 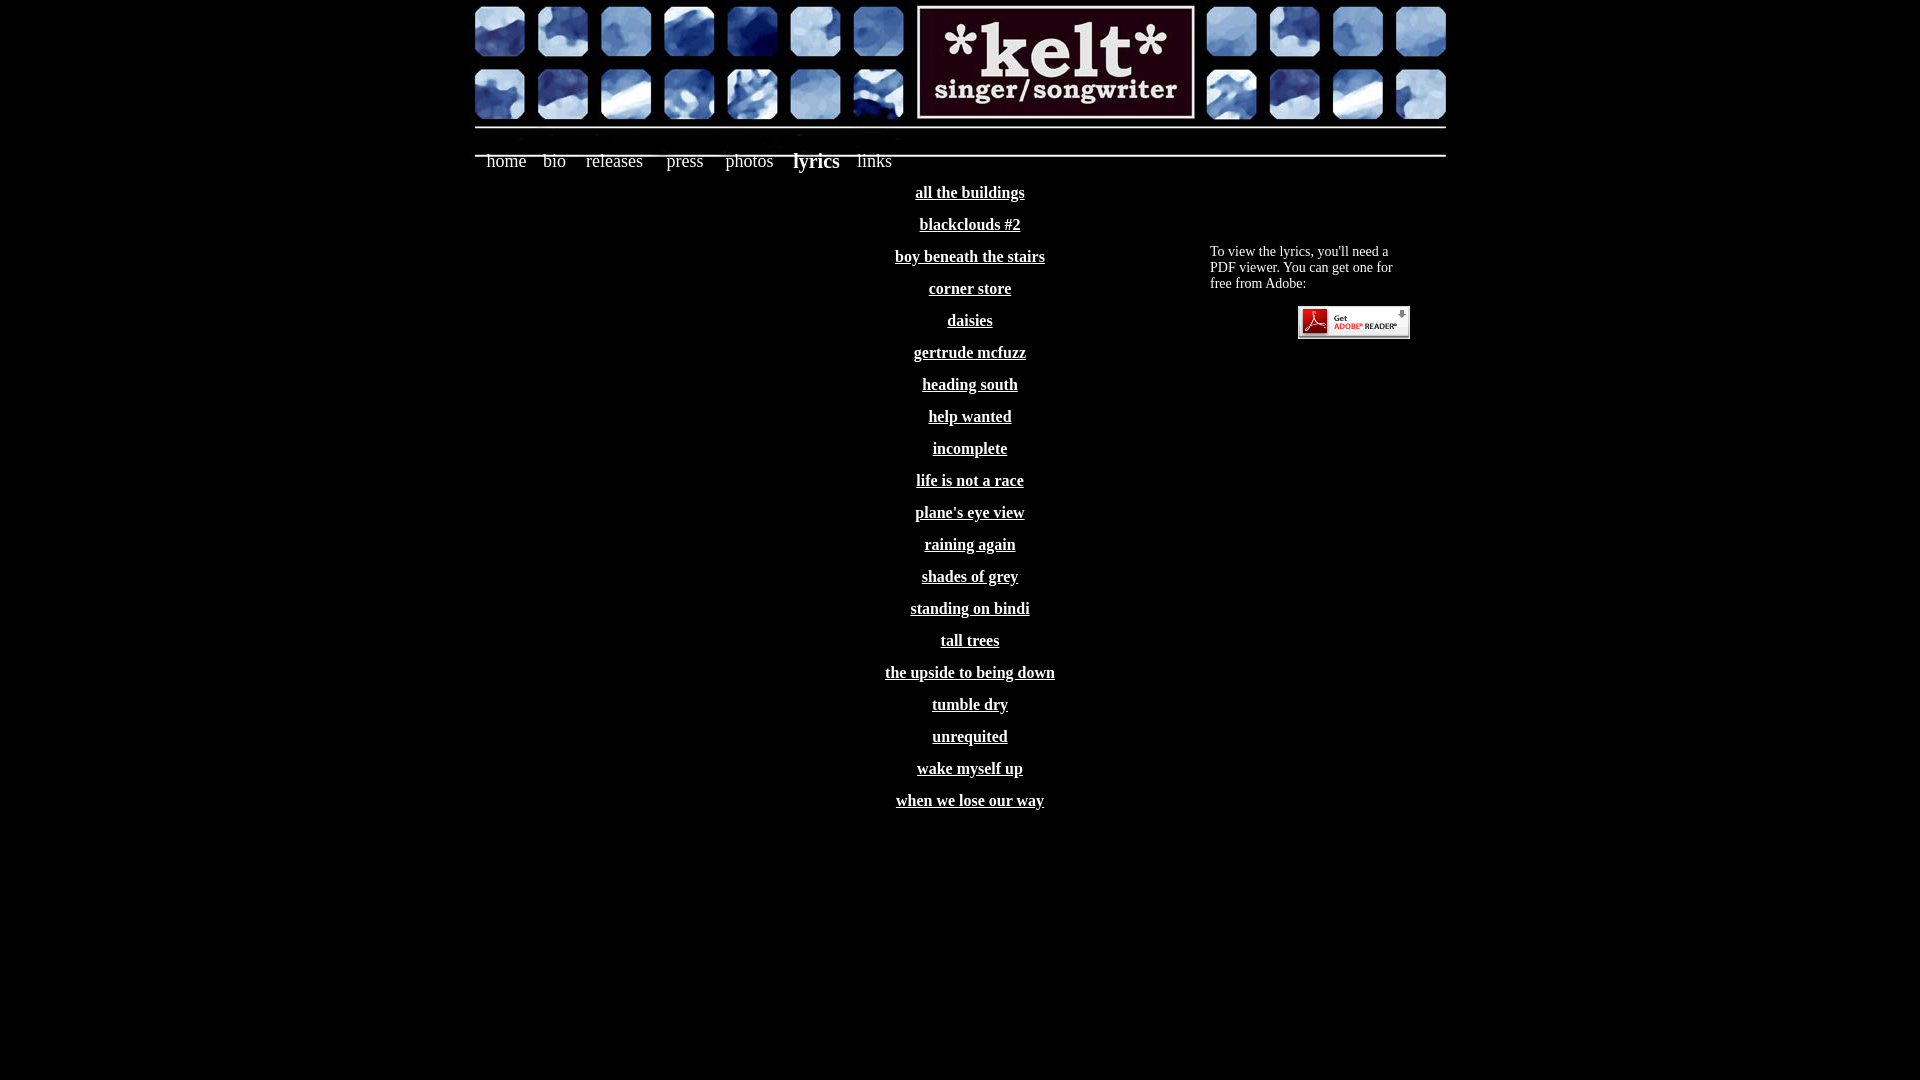 I want to click on 'bio', so click(x=554, y=160).